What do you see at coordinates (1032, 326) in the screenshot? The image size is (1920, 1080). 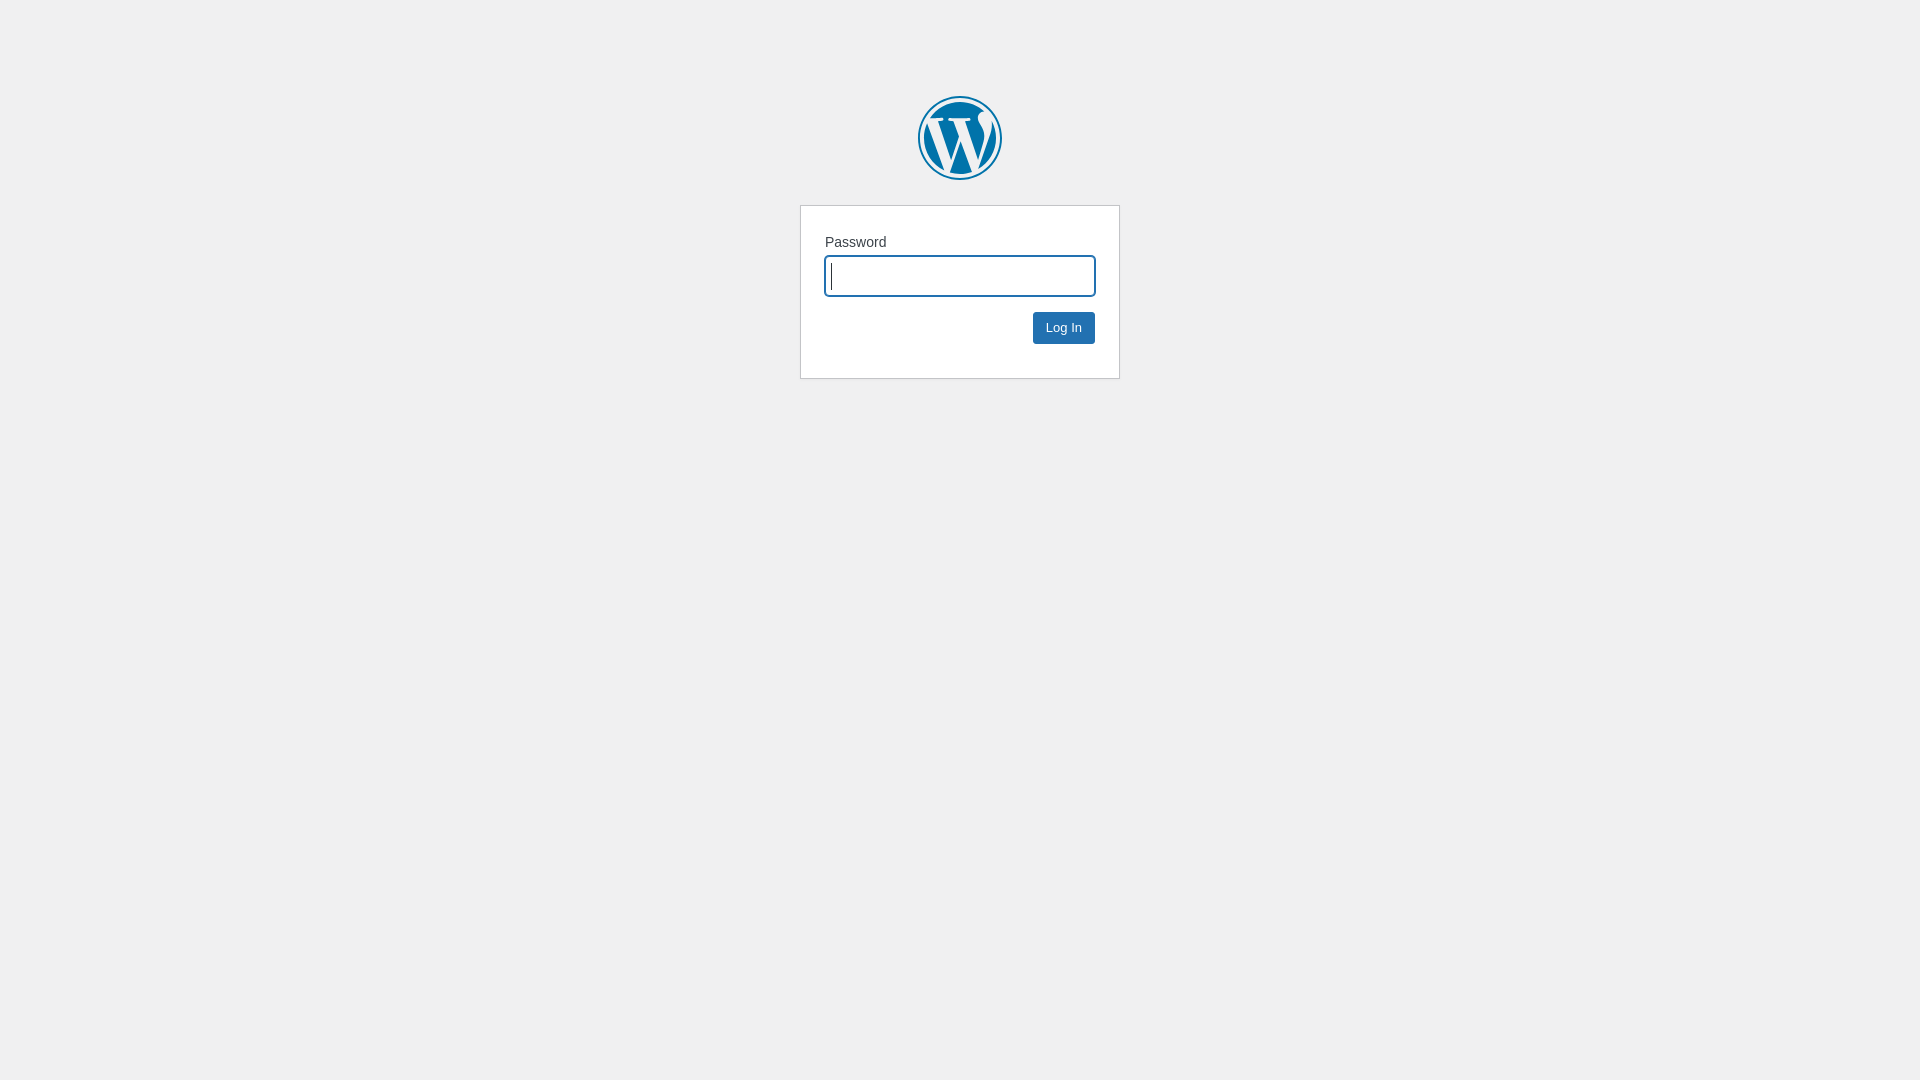 I see `'Log In'` at bounding box center [1032, 326].